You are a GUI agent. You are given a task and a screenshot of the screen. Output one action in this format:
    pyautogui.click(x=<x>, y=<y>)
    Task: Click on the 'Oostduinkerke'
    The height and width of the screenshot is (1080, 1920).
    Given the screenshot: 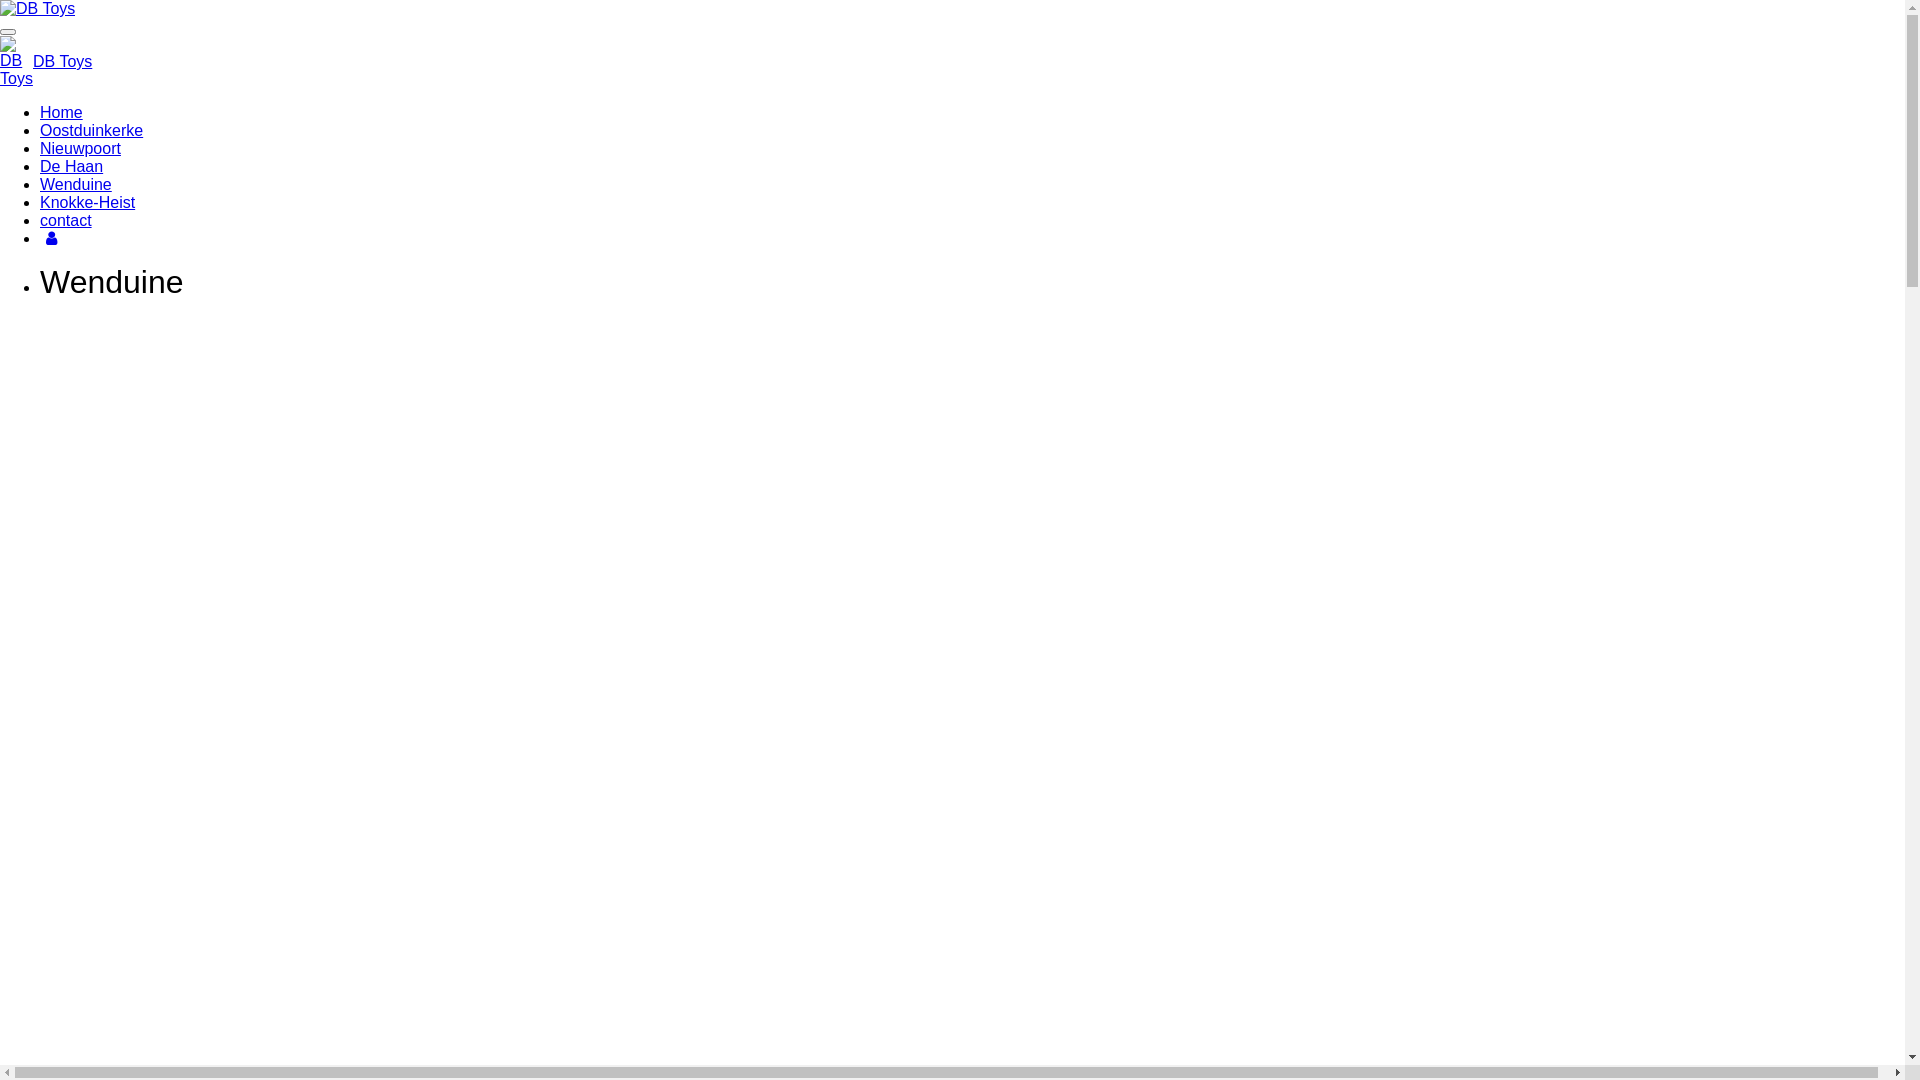 What is the action you would take?
    pyautogui.click(x=39, y=130)
    